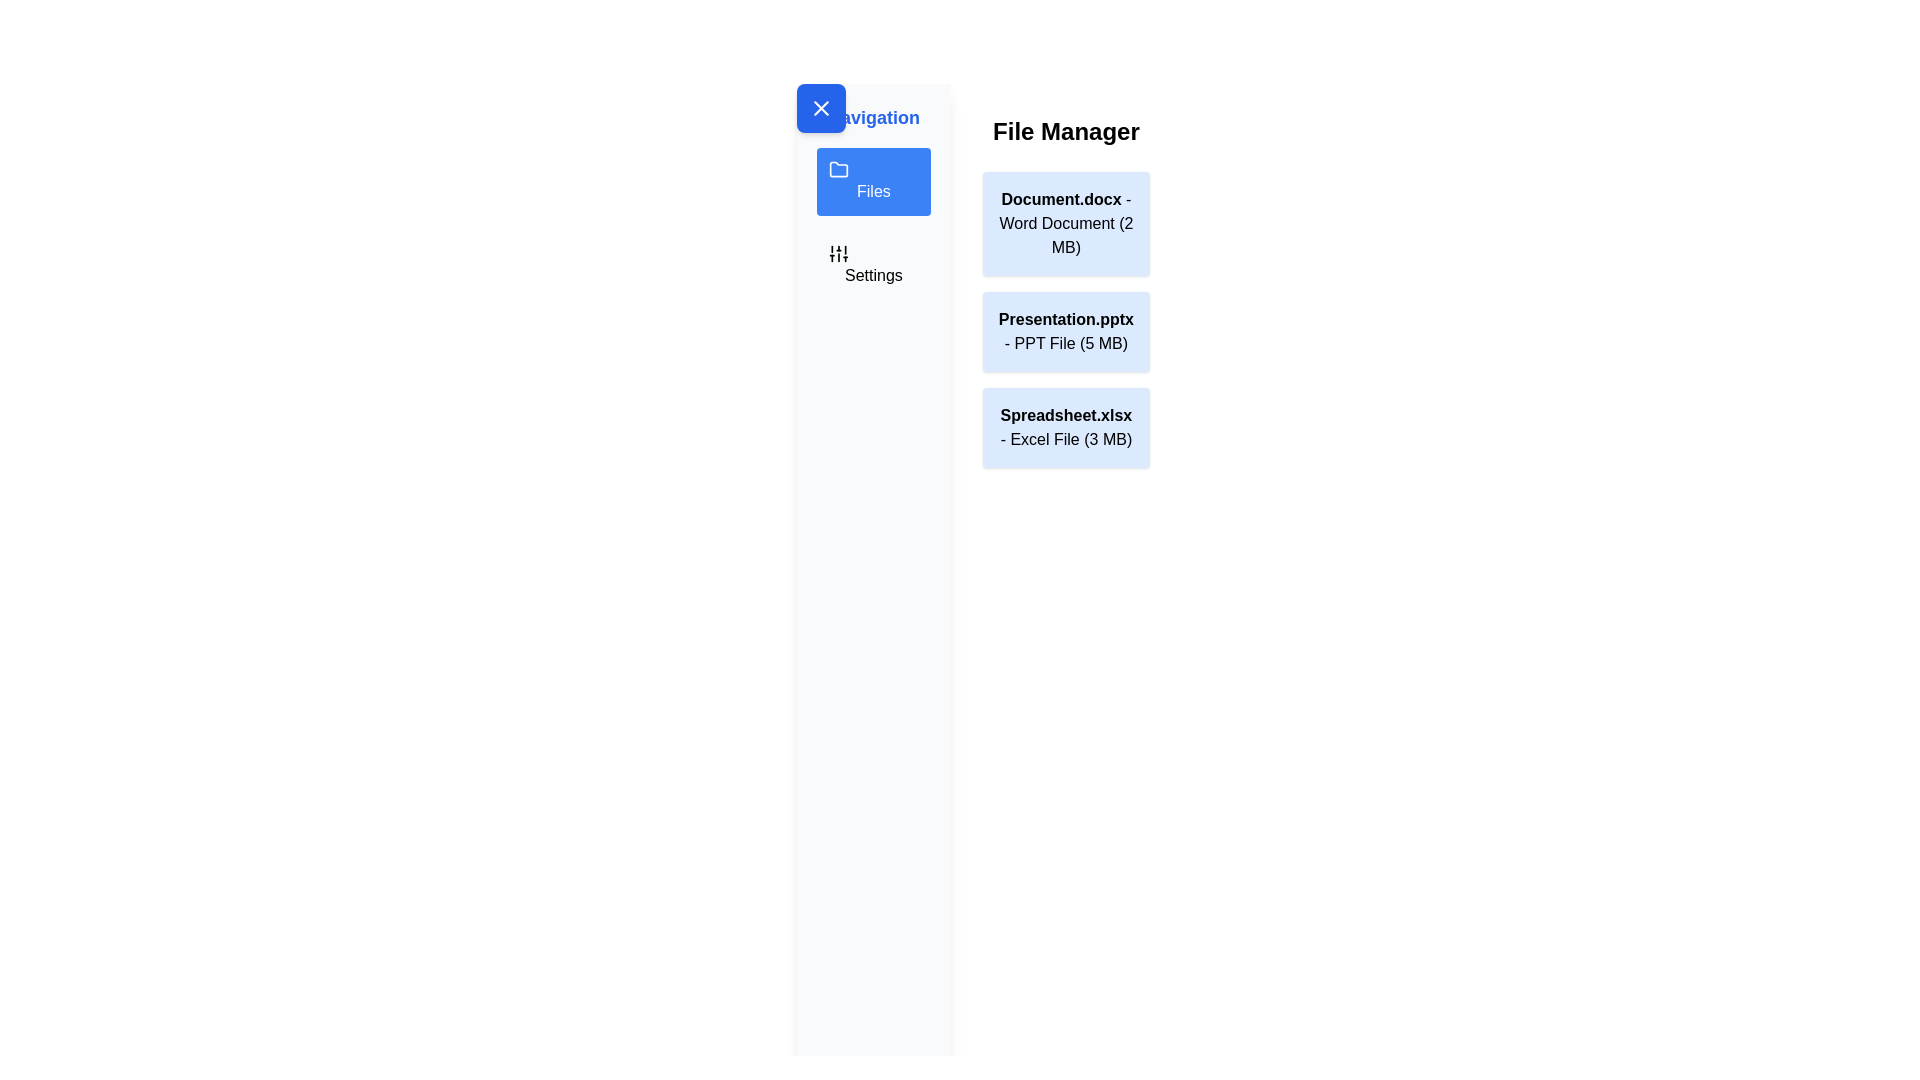 This screenshot has height=1080, width=1920. I want to click on the close icon located at the upper left-hand corner of the sidebar navigation section to trigger a tooltip or visual response, so click(821, 108).